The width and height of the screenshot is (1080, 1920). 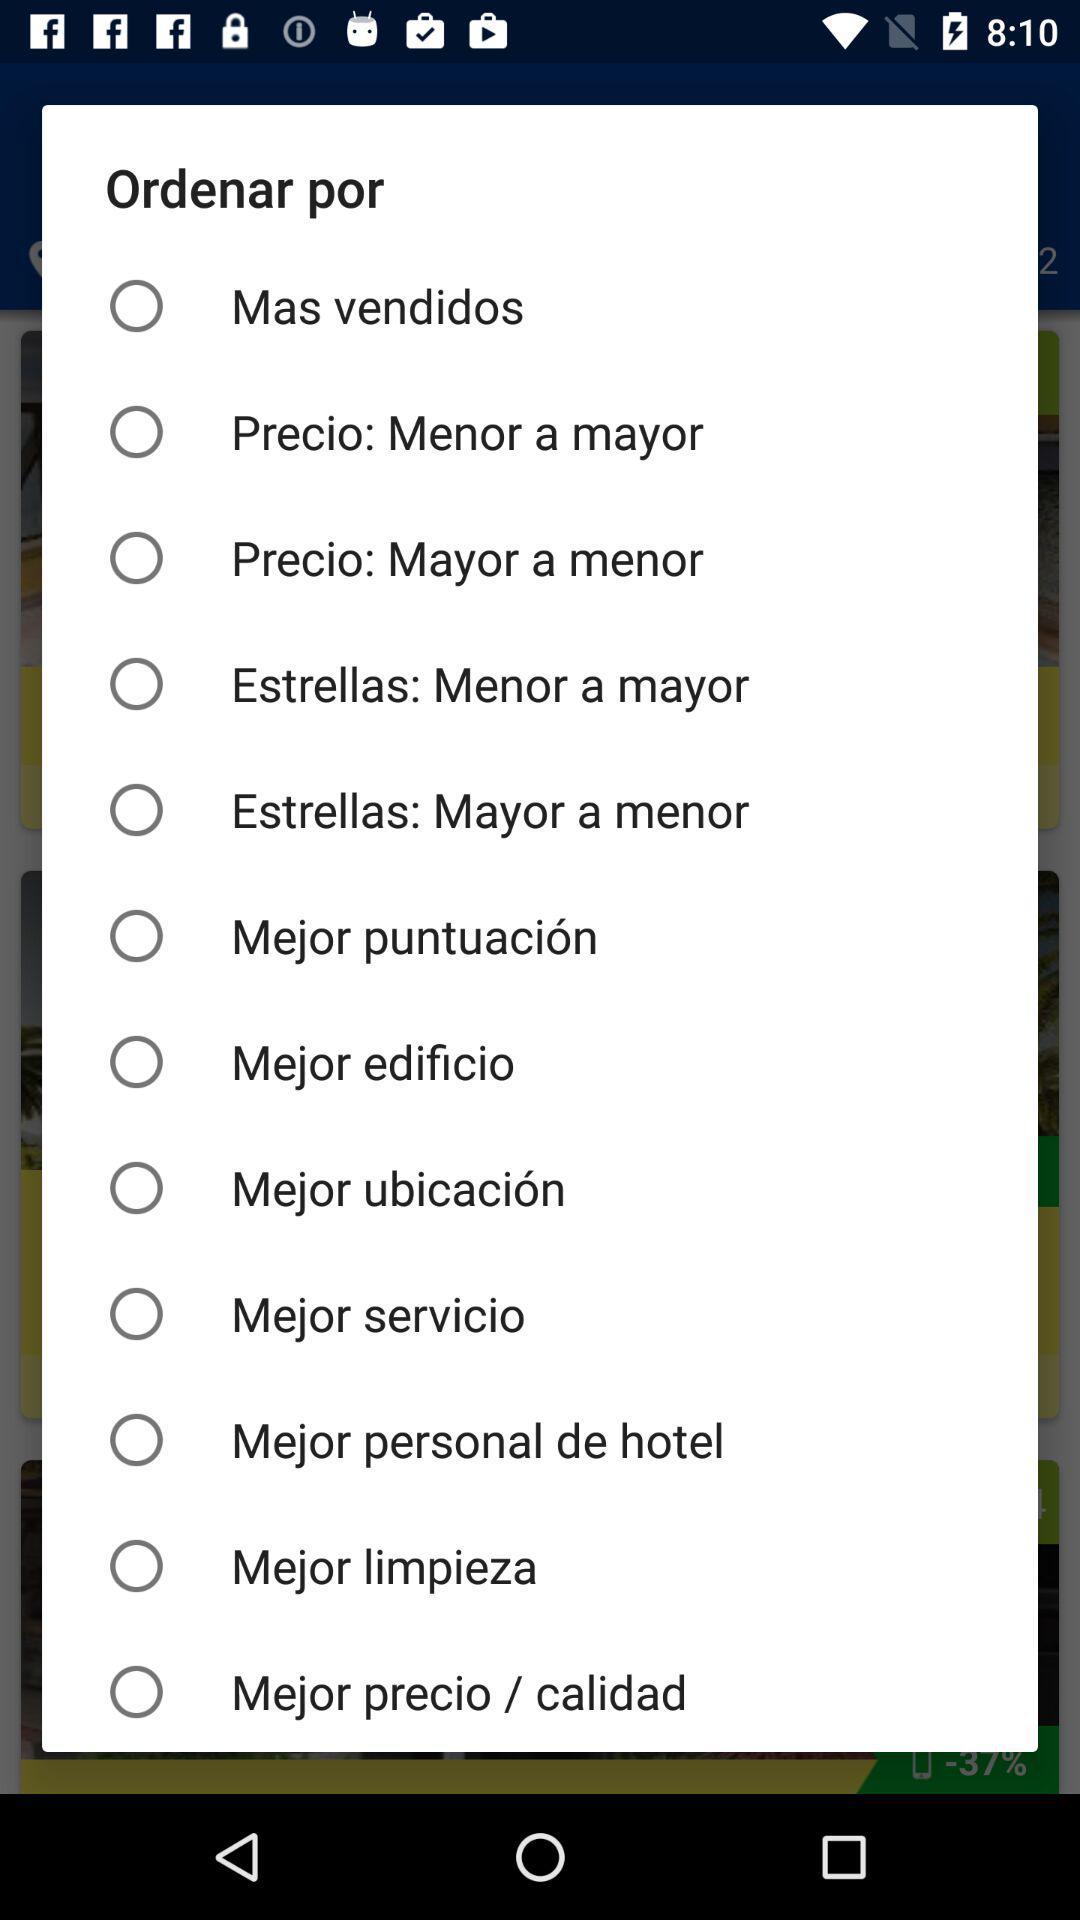 What do you see at coordinates (540, 1689) in the screenshot?
I see `icon below the mejor limpieza item` at bounding box center [540, 1689].